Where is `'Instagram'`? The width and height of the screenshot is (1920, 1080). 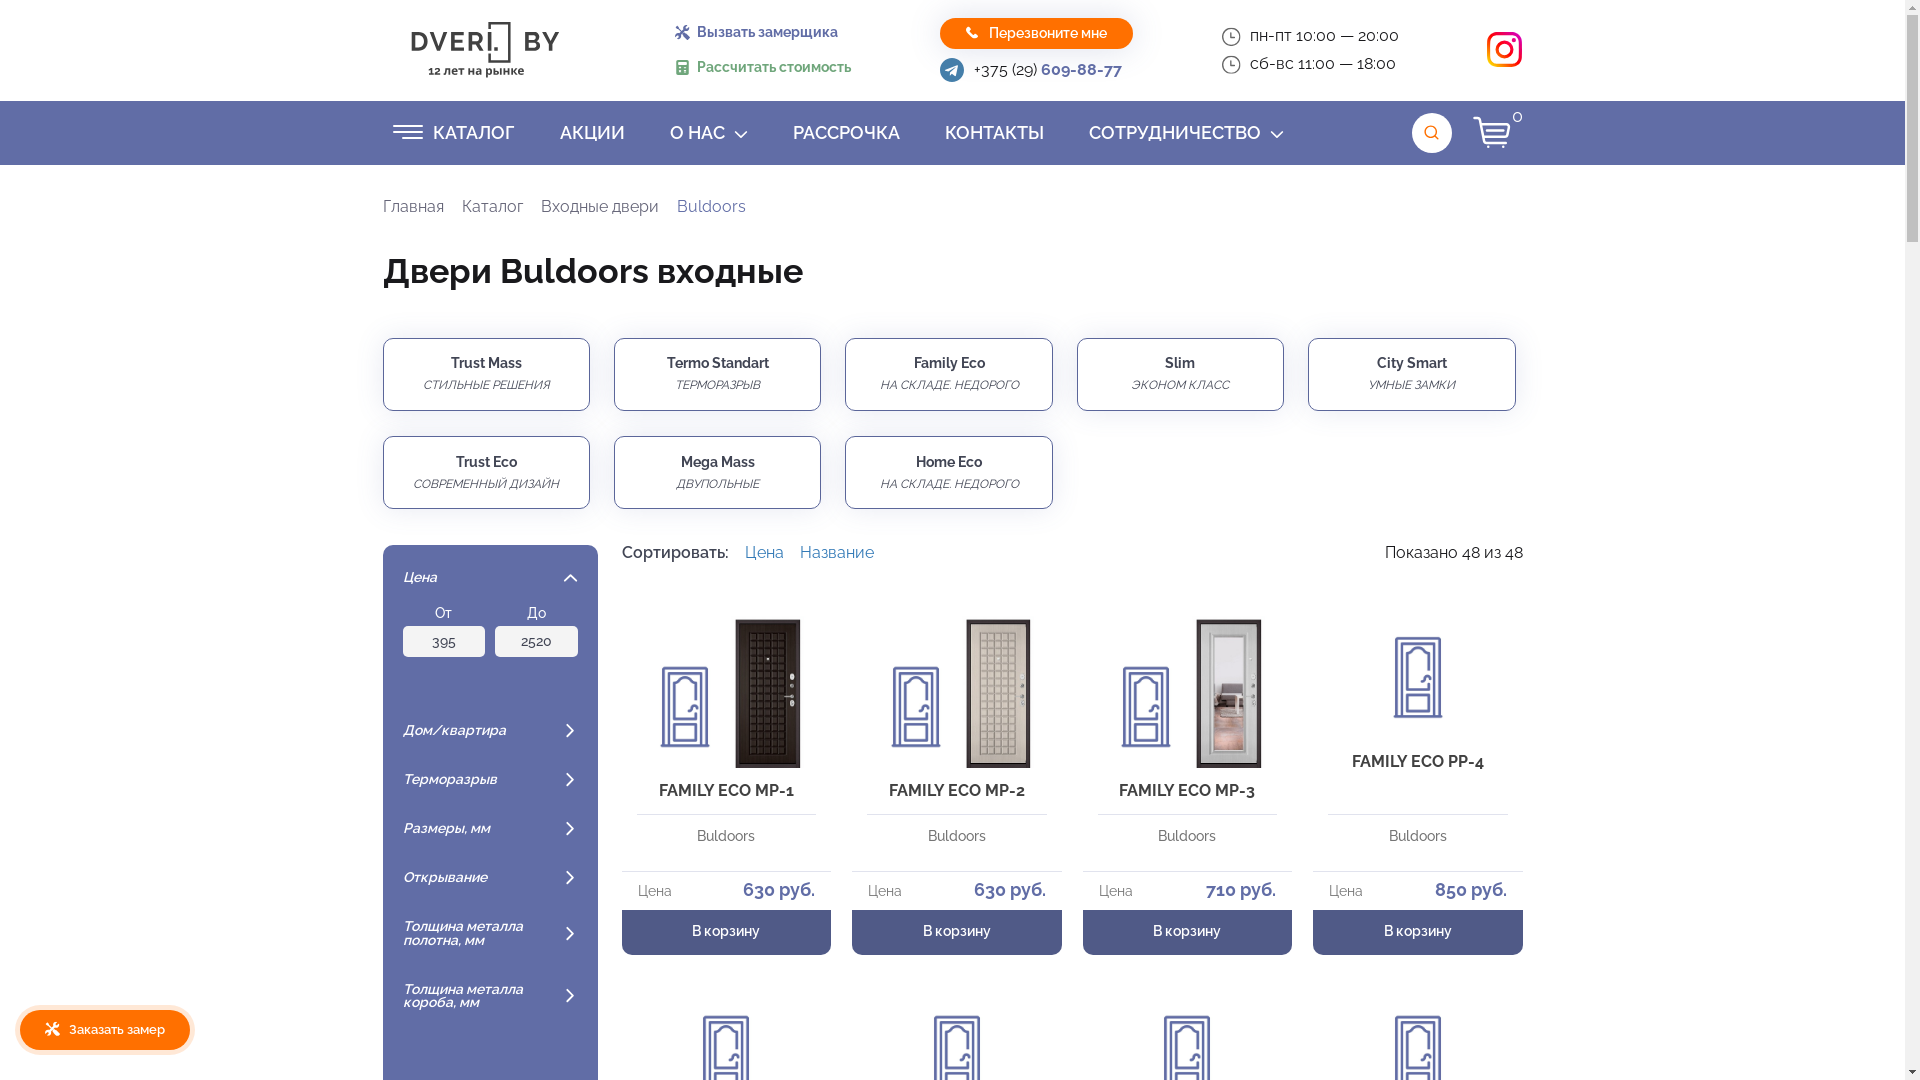 'Instagram' is located at coordinates (1504, 48).